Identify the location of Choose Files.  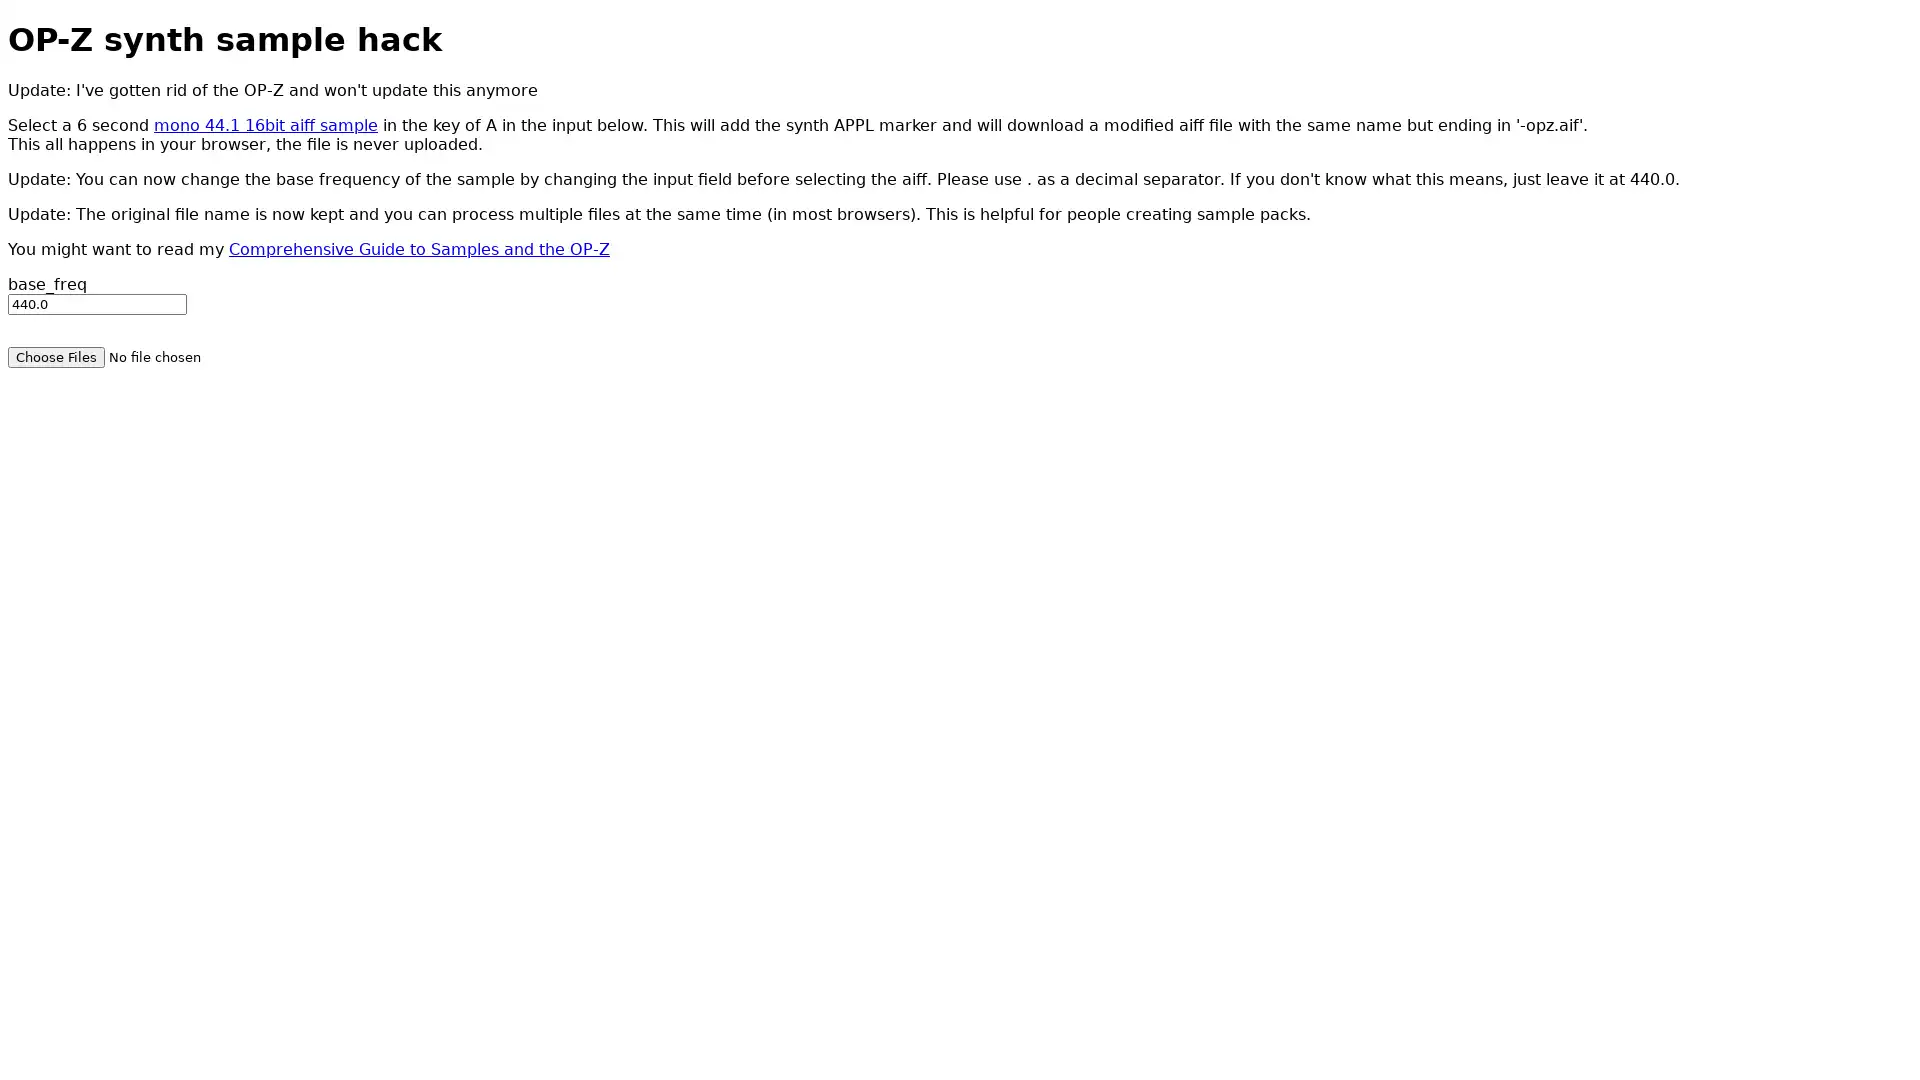
(56, 355).